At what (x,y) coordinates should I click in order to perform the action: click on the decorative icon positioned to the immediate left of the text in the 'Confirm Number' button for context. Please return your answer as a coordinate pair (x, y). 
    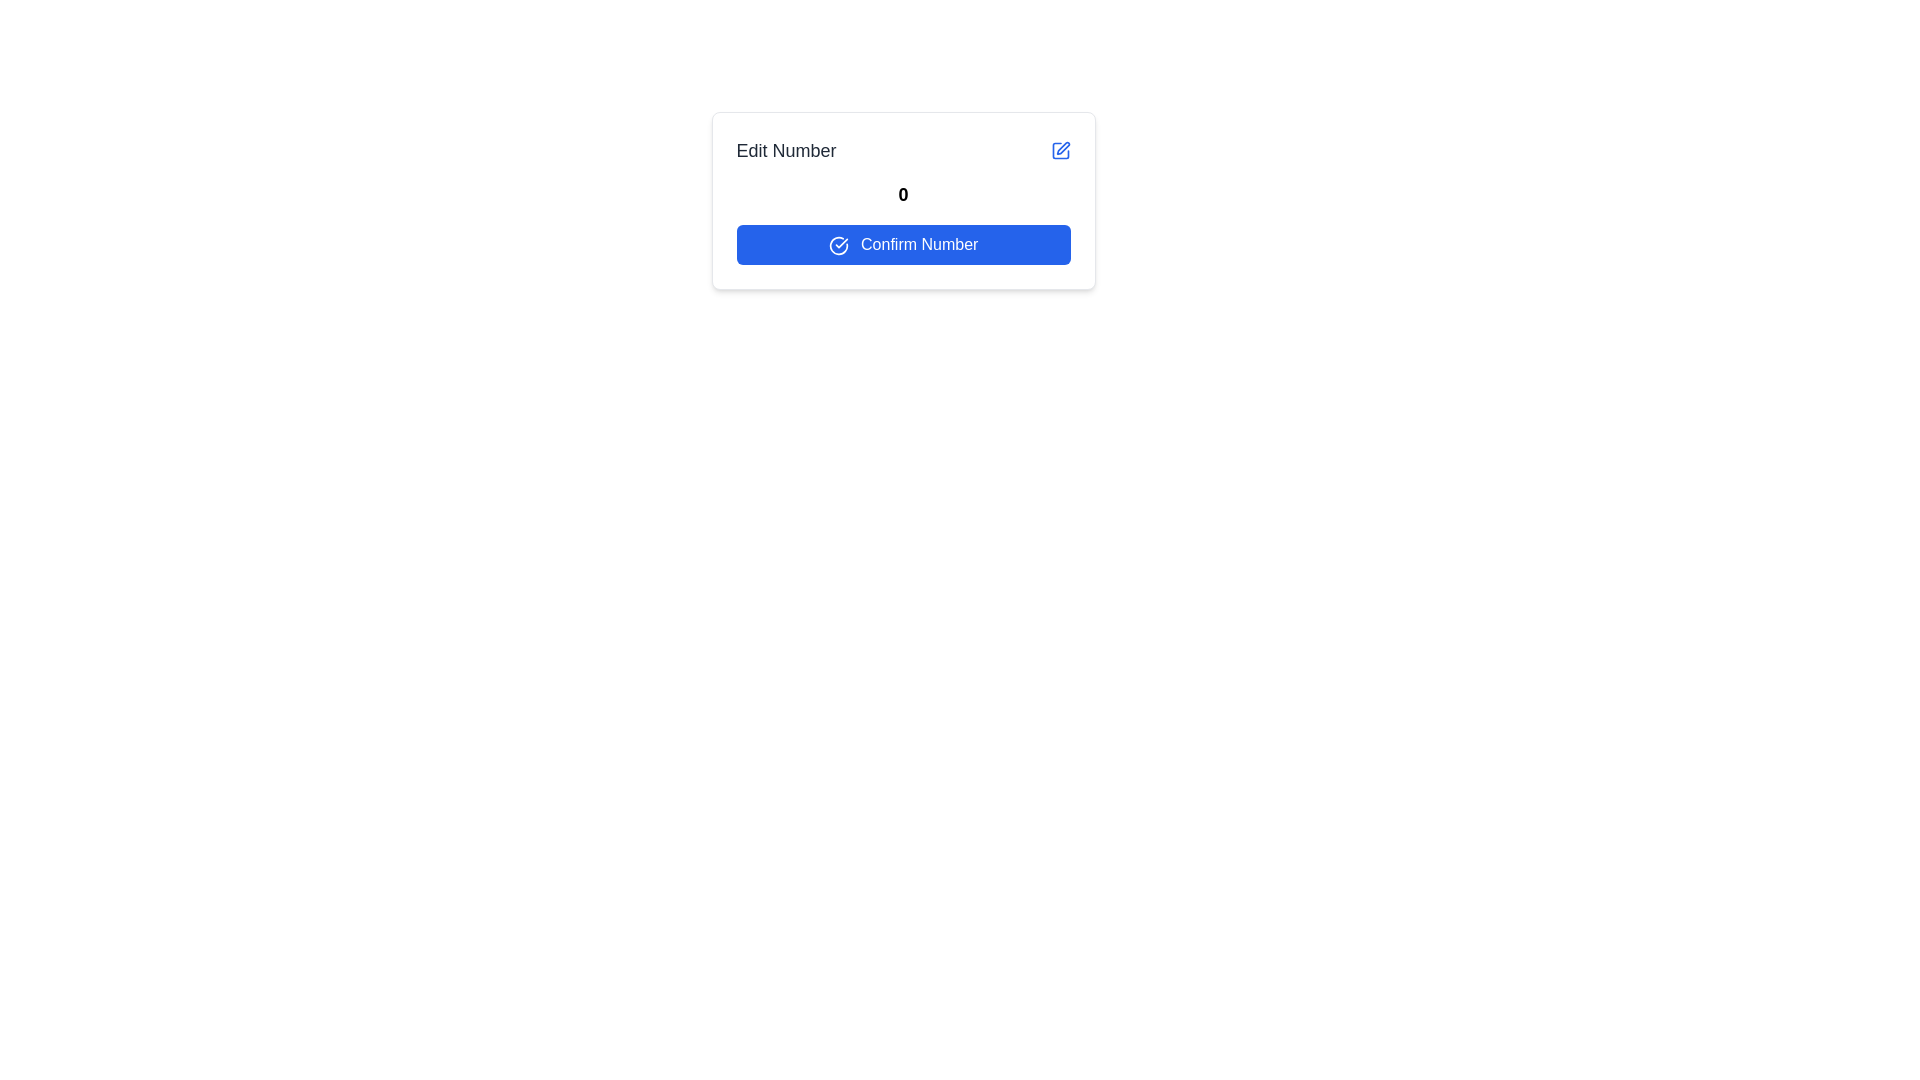
    Looking at the image, I should click on (838, 244).